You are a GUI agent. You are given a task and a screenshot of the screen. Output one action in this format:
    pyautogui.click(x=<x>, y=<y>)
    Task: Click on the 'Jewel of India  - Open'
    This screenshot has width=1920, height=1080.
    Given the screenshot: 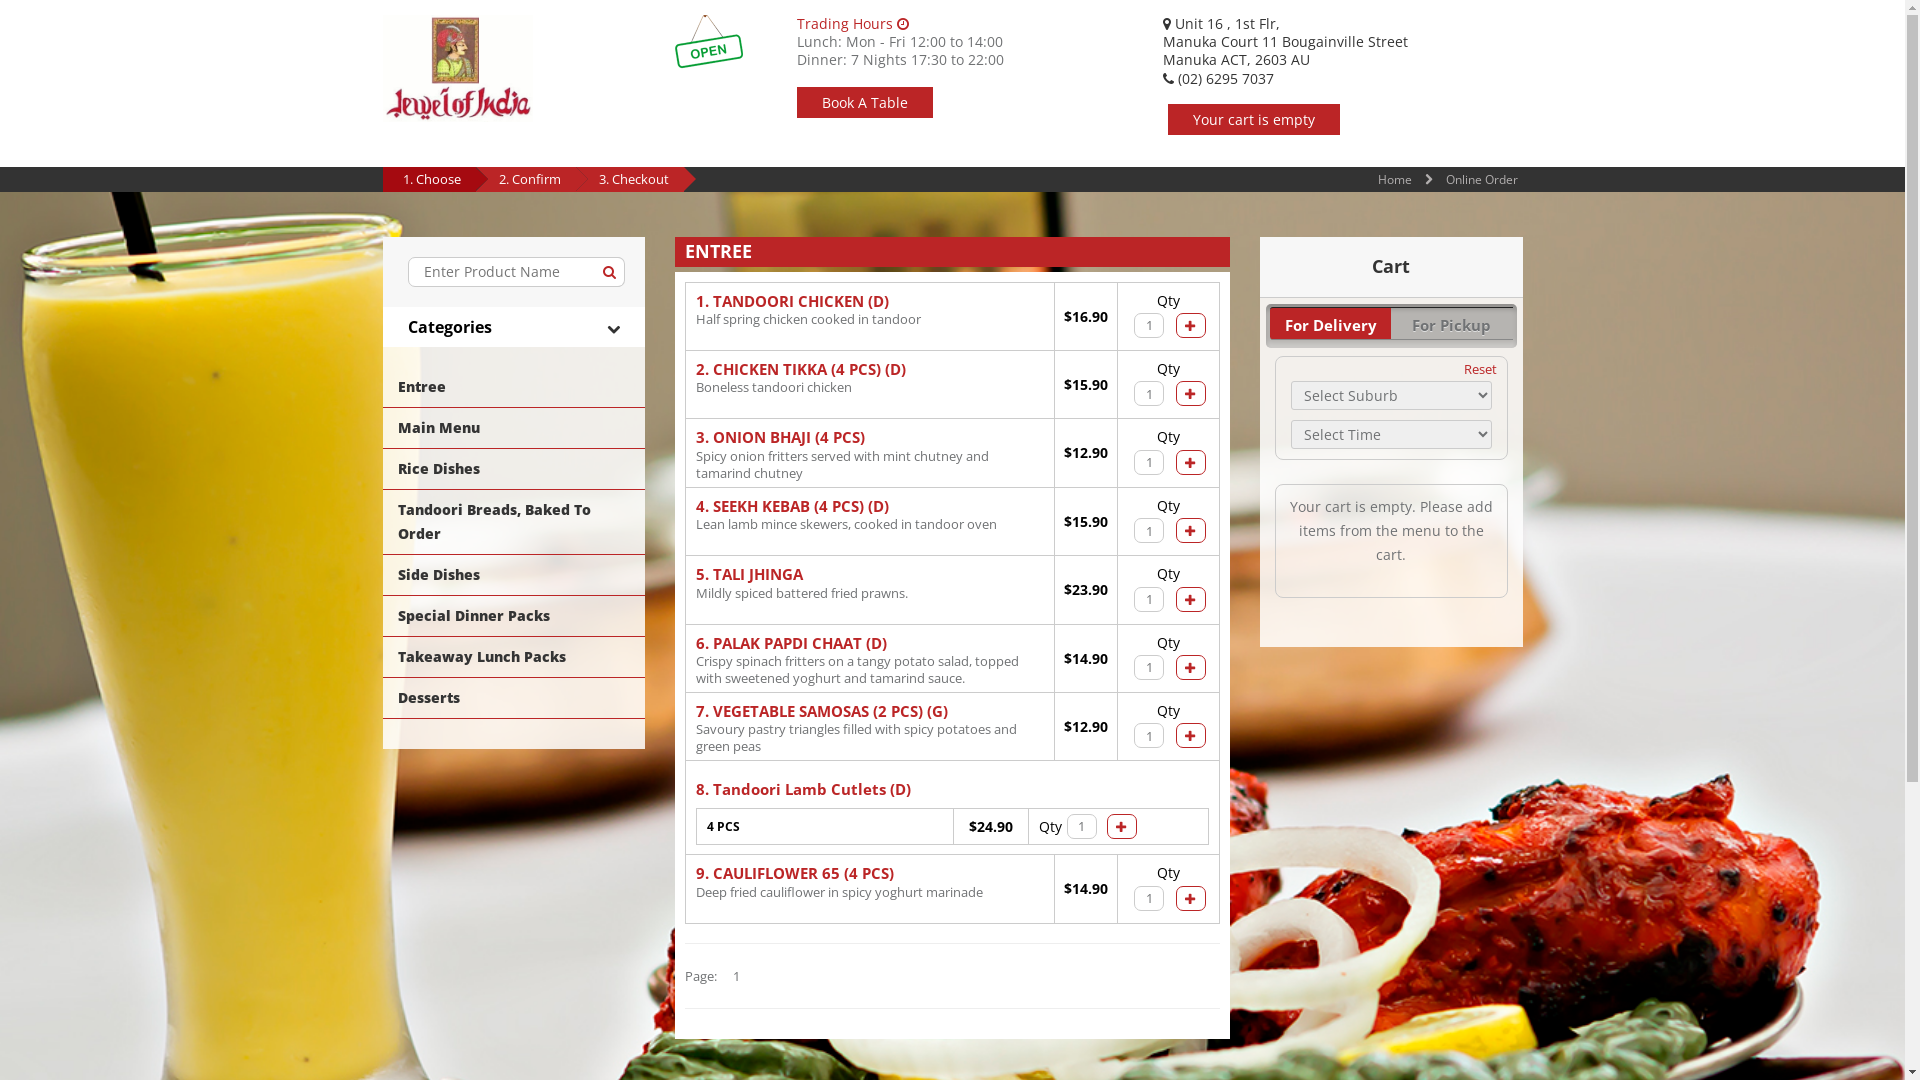 What is the action you would take?
    pyautogui.click(x=709, y=42)
    